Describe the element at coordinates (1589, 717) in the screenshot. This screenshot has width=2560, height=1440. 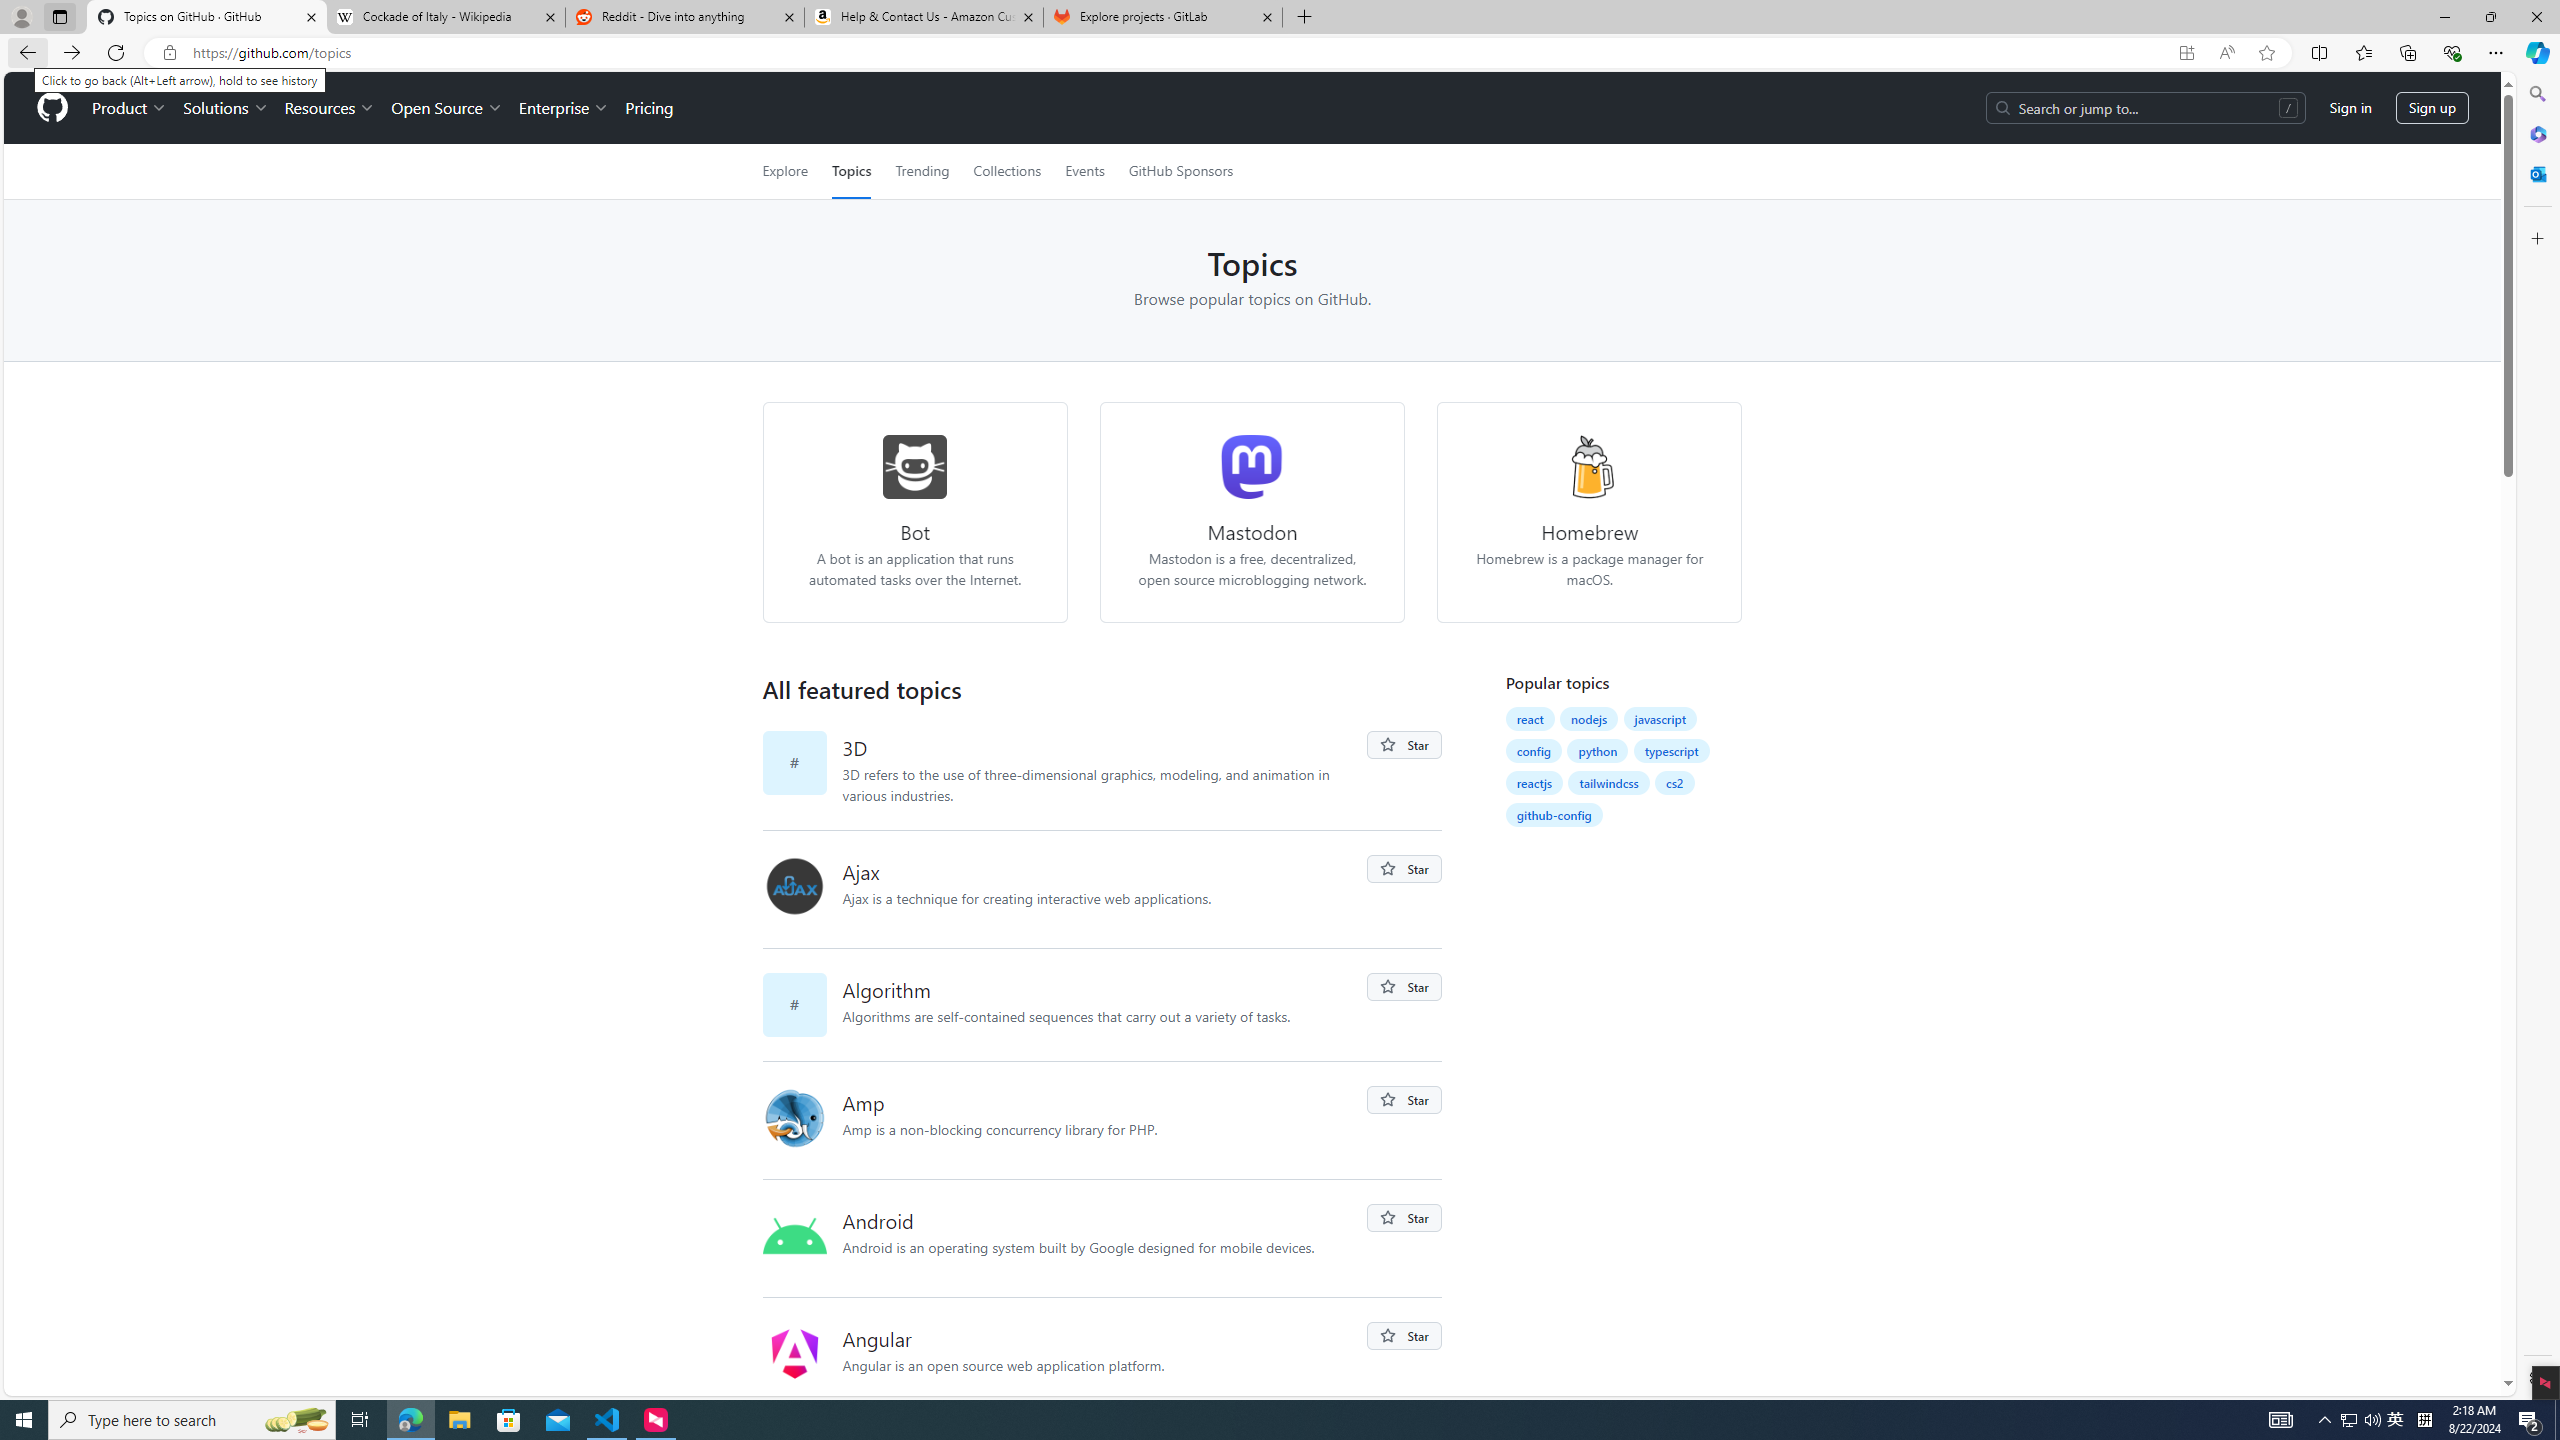
I see `'nodejs'` at that location.